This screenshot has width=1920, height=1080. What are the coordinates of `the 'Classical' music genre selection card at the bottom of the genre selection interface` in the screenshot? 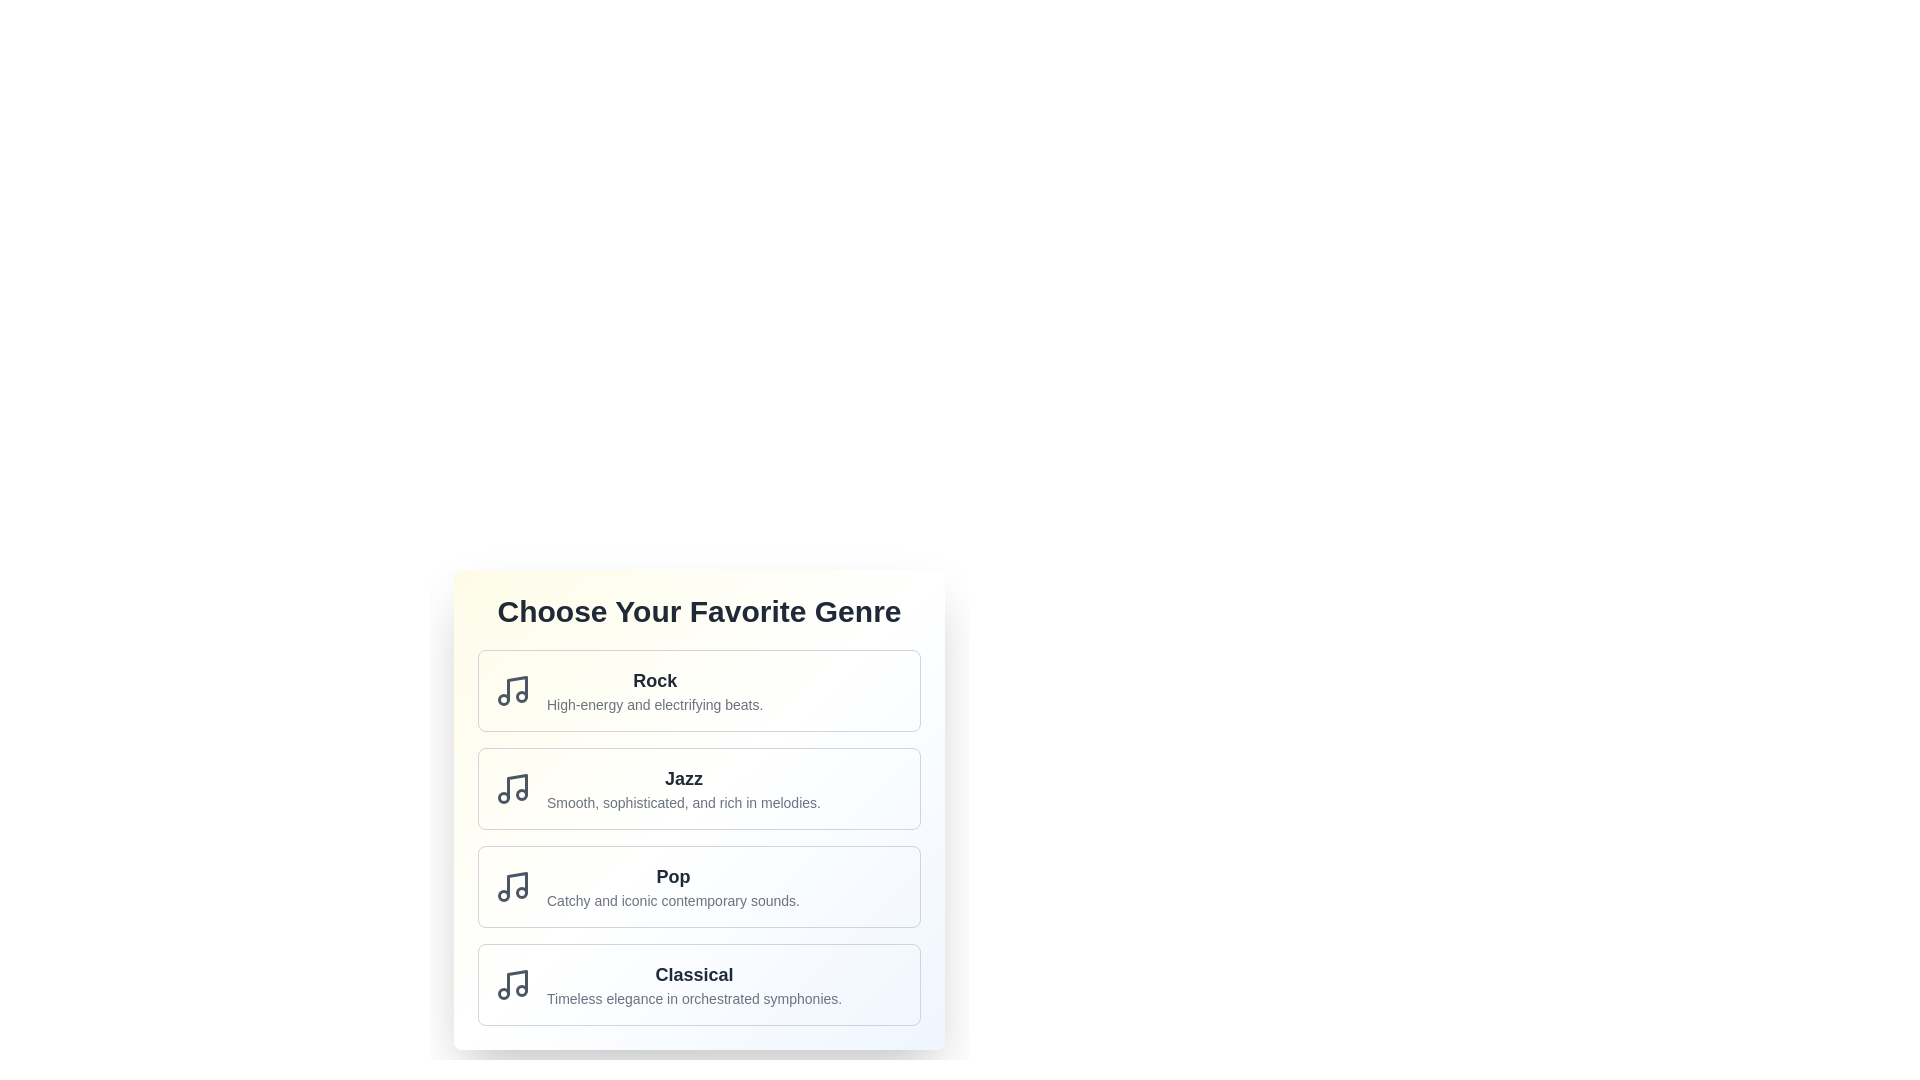 It's located at (699, 983).